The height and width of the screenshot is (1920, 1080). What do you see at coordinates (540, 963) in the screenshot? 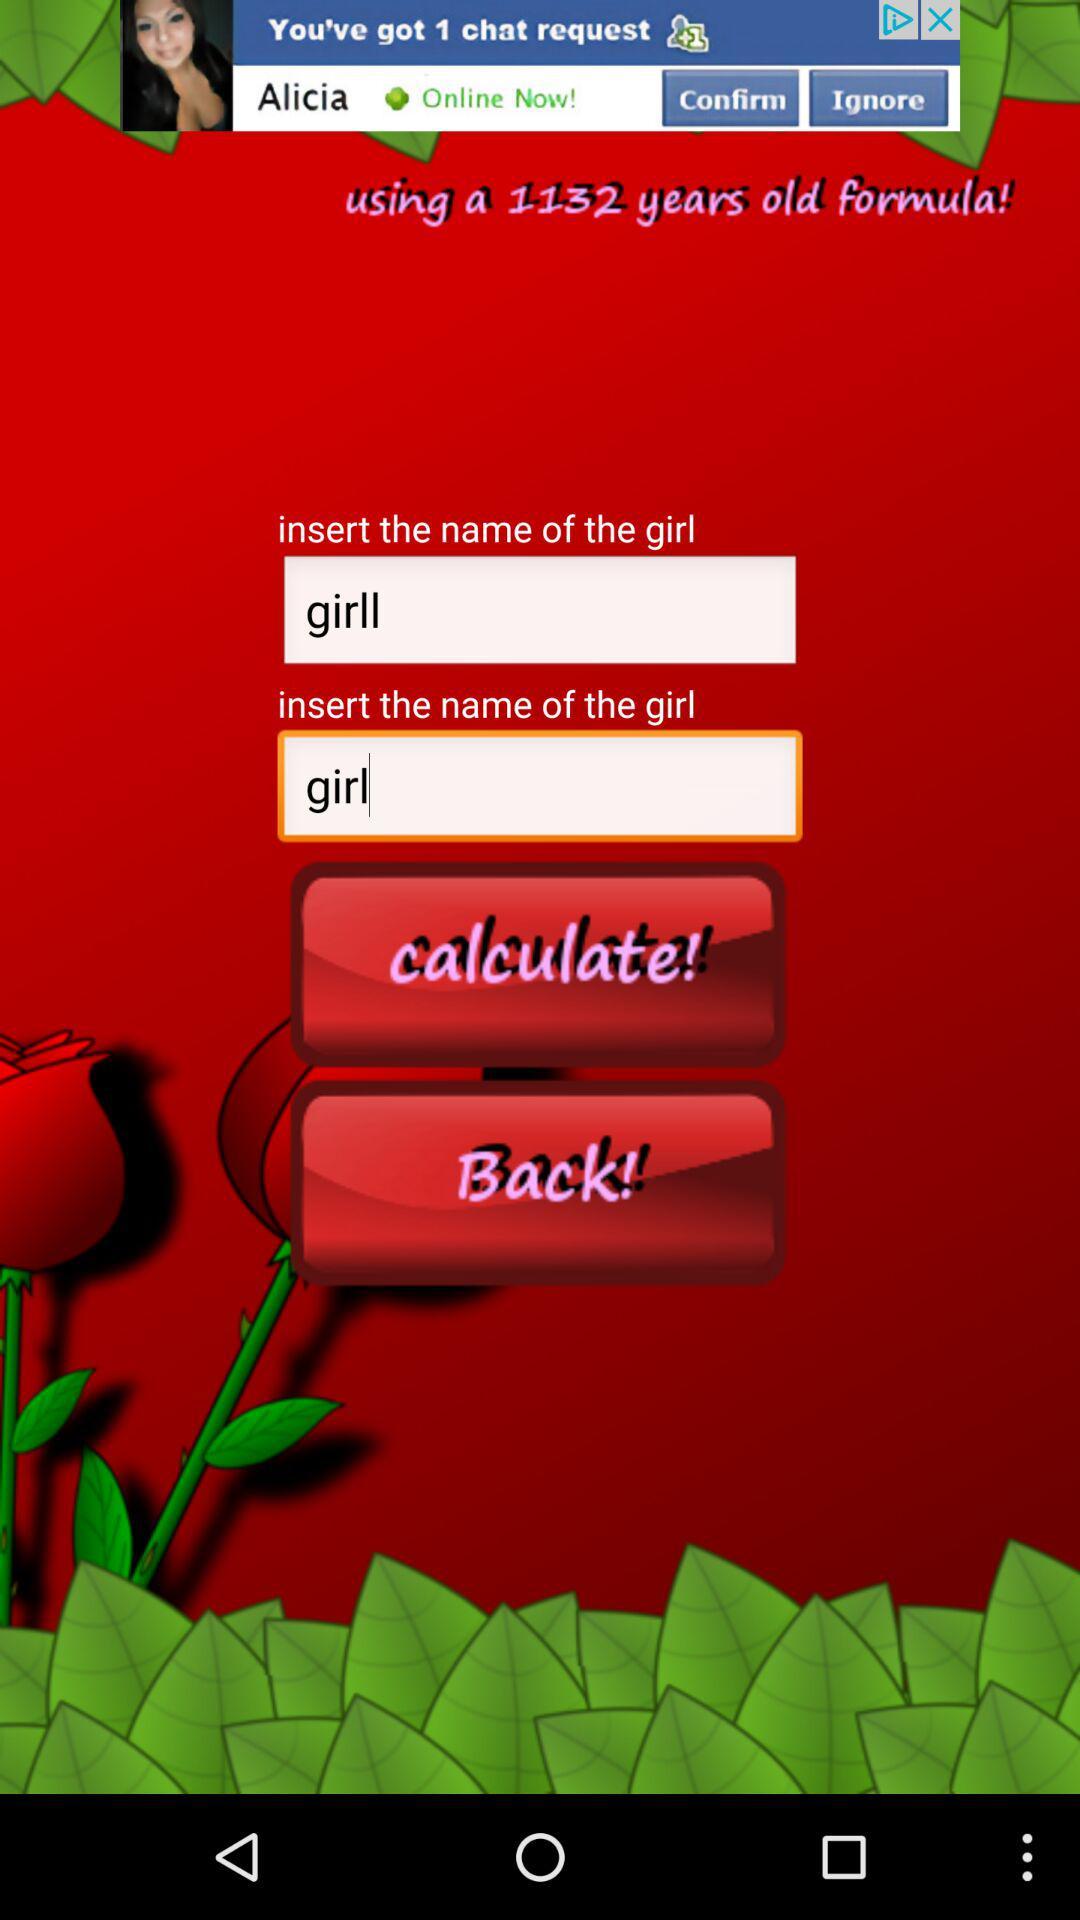
I see `calculate using formula` at bounding box center [540, 963].